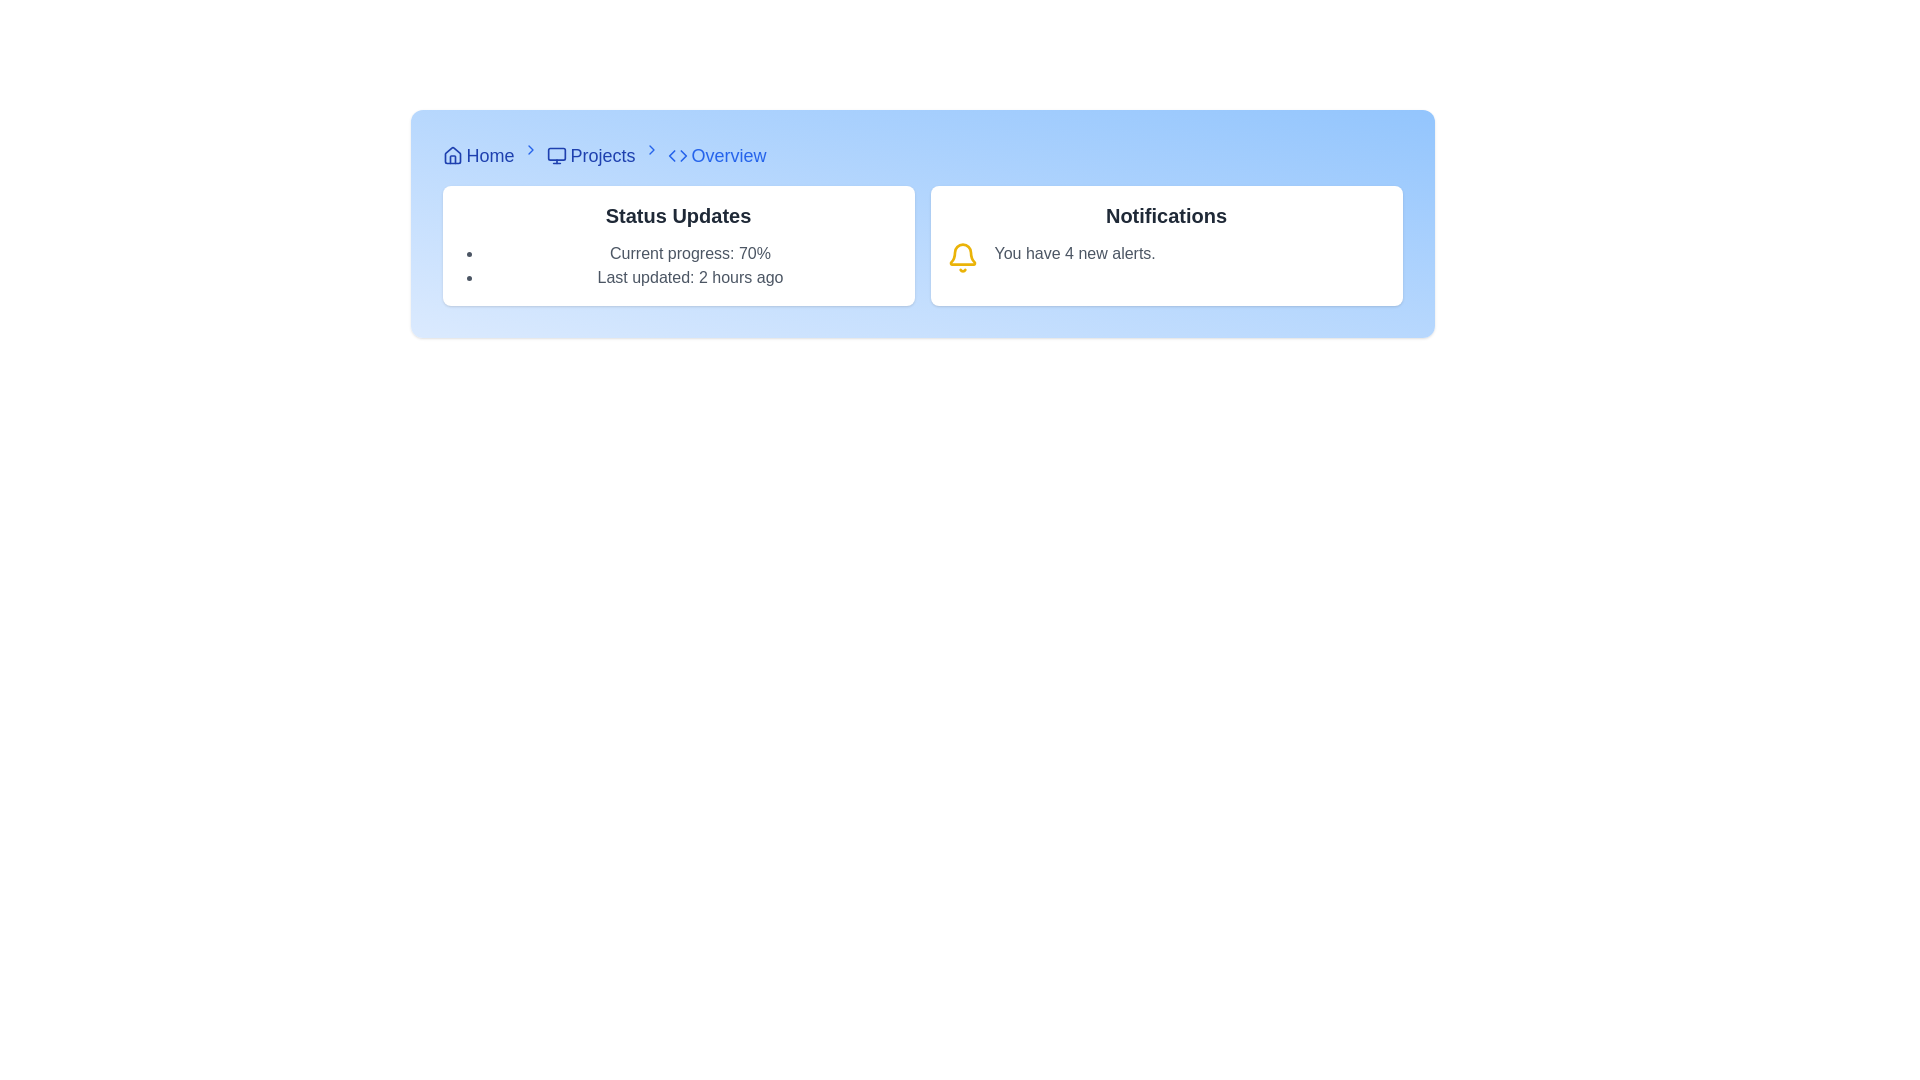 This screenshot has width=1920, height=1080. What do you see at coordinates (556, 154) in the screenshot?
I see `the SVG icon resembling a computer monitor located in the breadcrumb navigation labeled 'Projects'` at bounding box center [556, 154].